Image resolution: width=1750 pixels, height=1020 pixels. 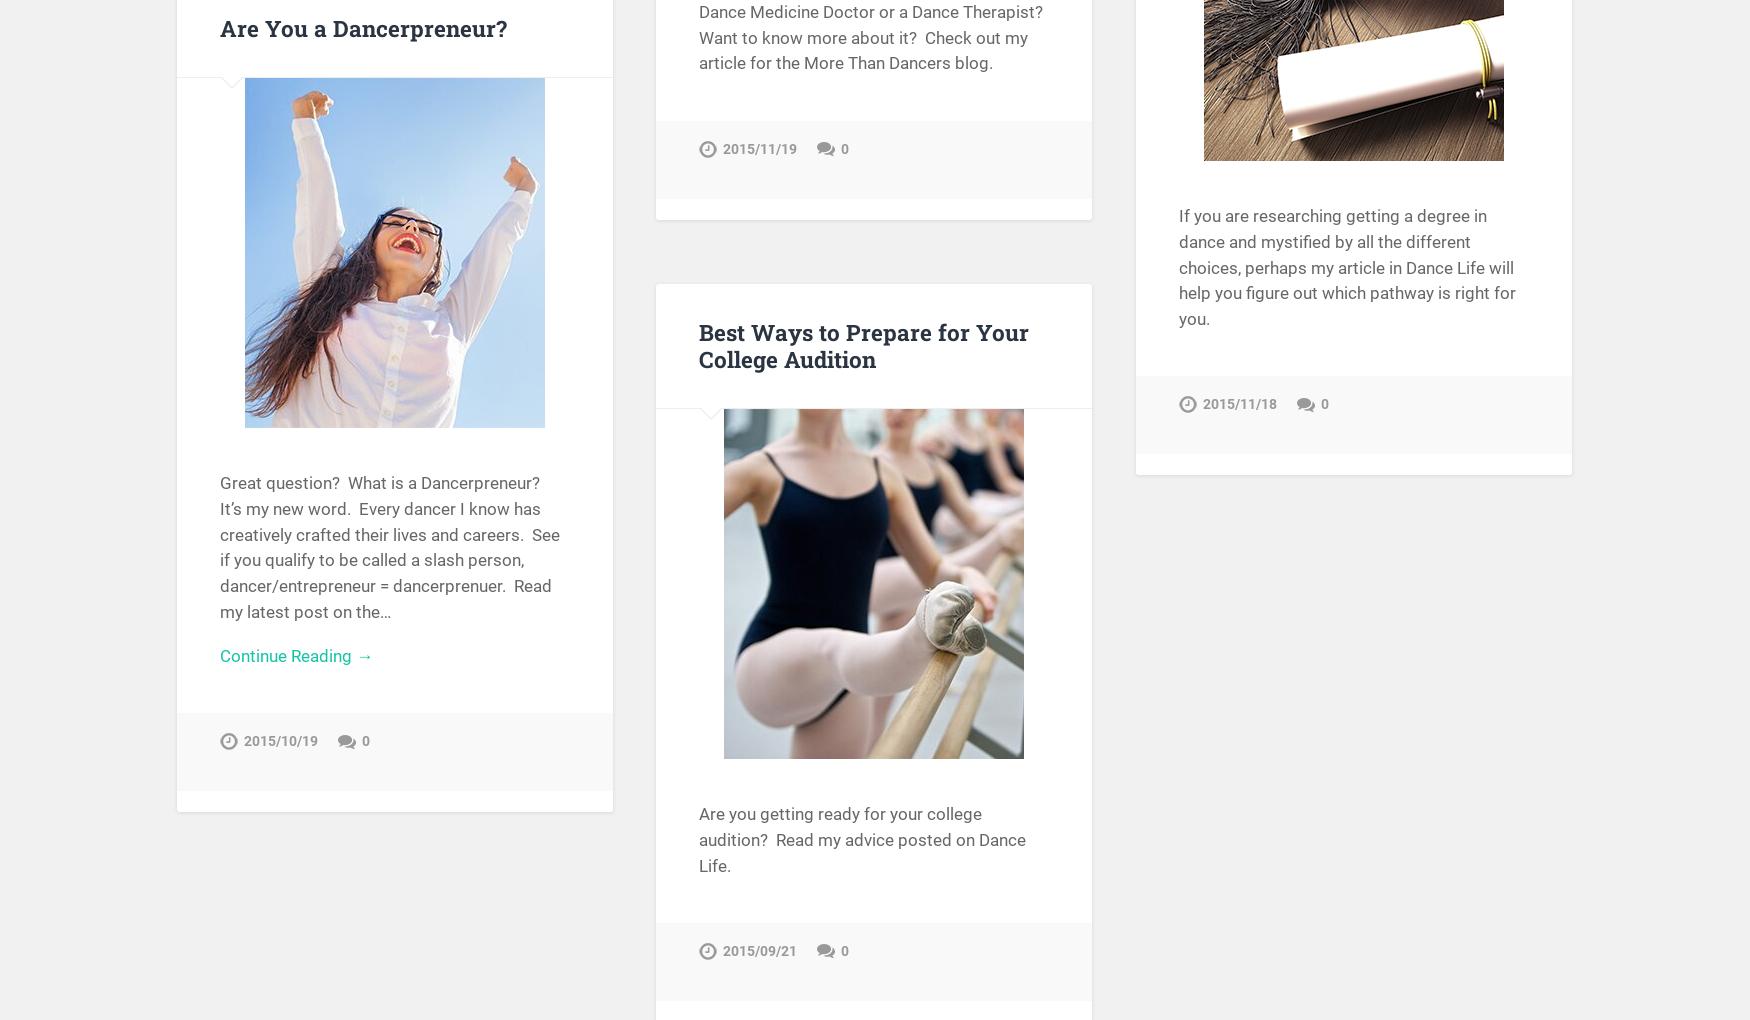 I want to click on 'Are you getting ready for your college audition?  Read my advice posted on Dance Life.', so click(x=862, y=839).